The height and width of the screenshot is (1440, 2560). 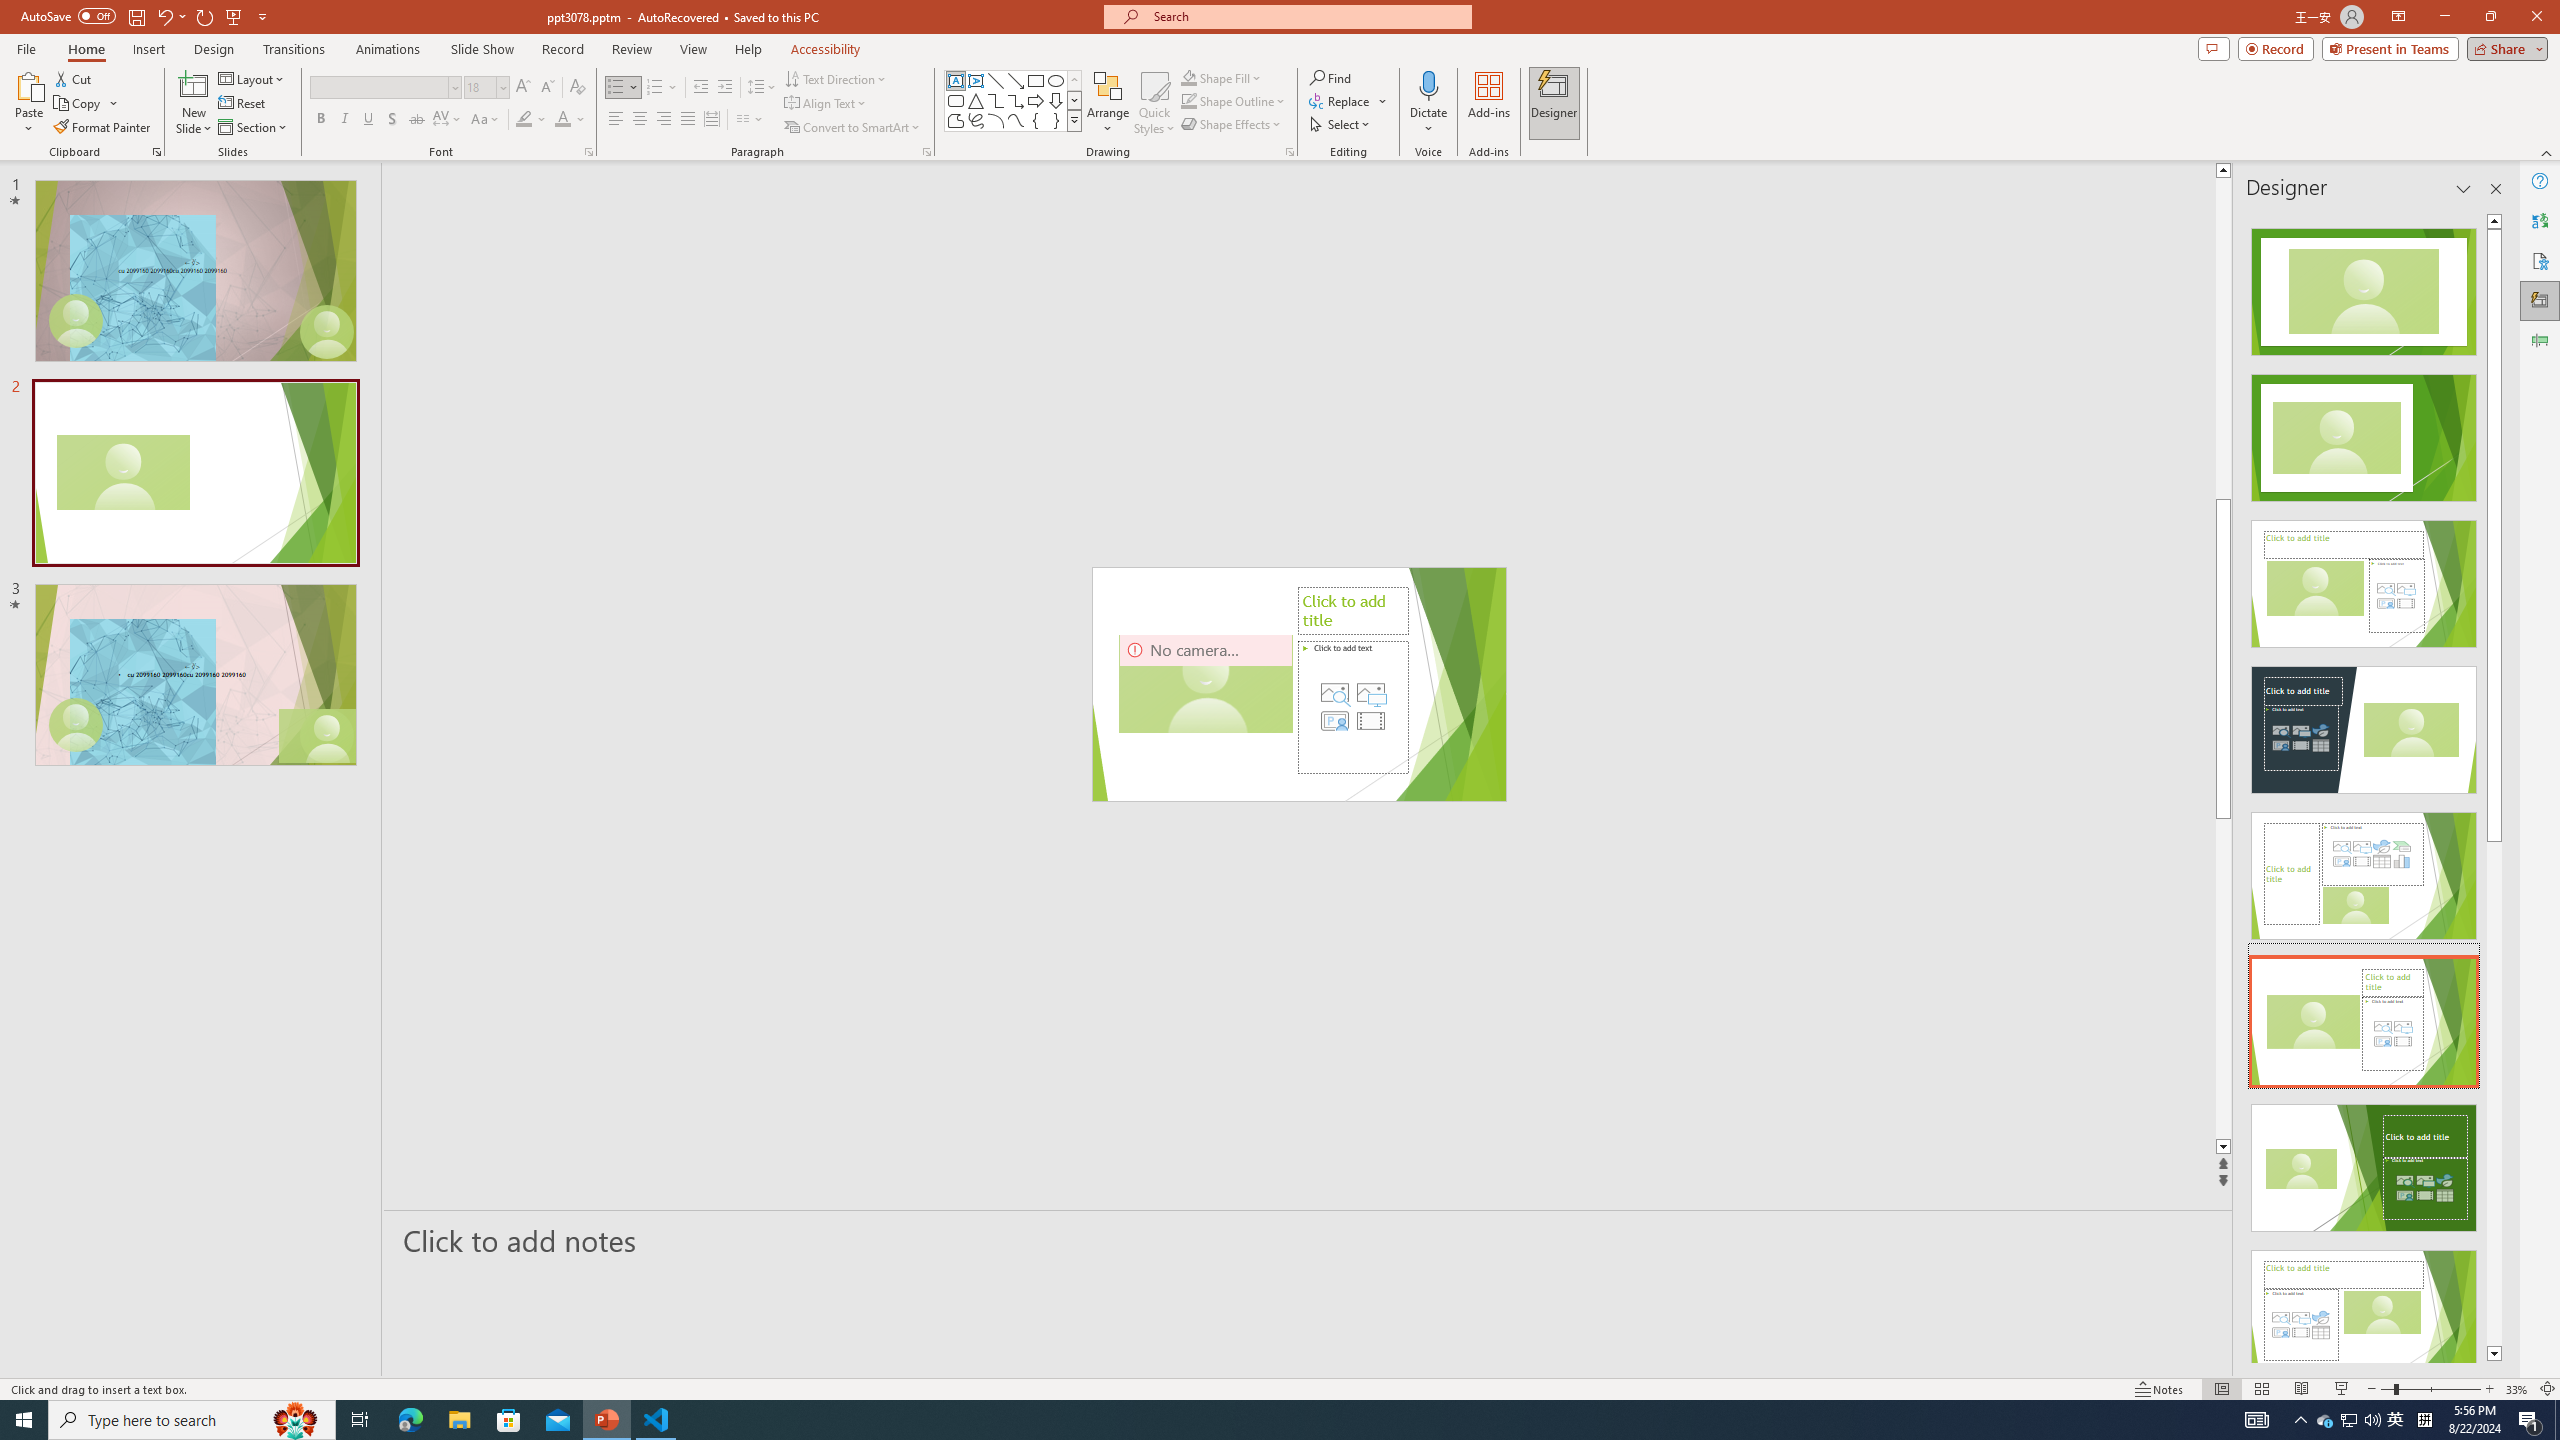 I want to click on 'Stock Images', so click(x=1334, y=693).